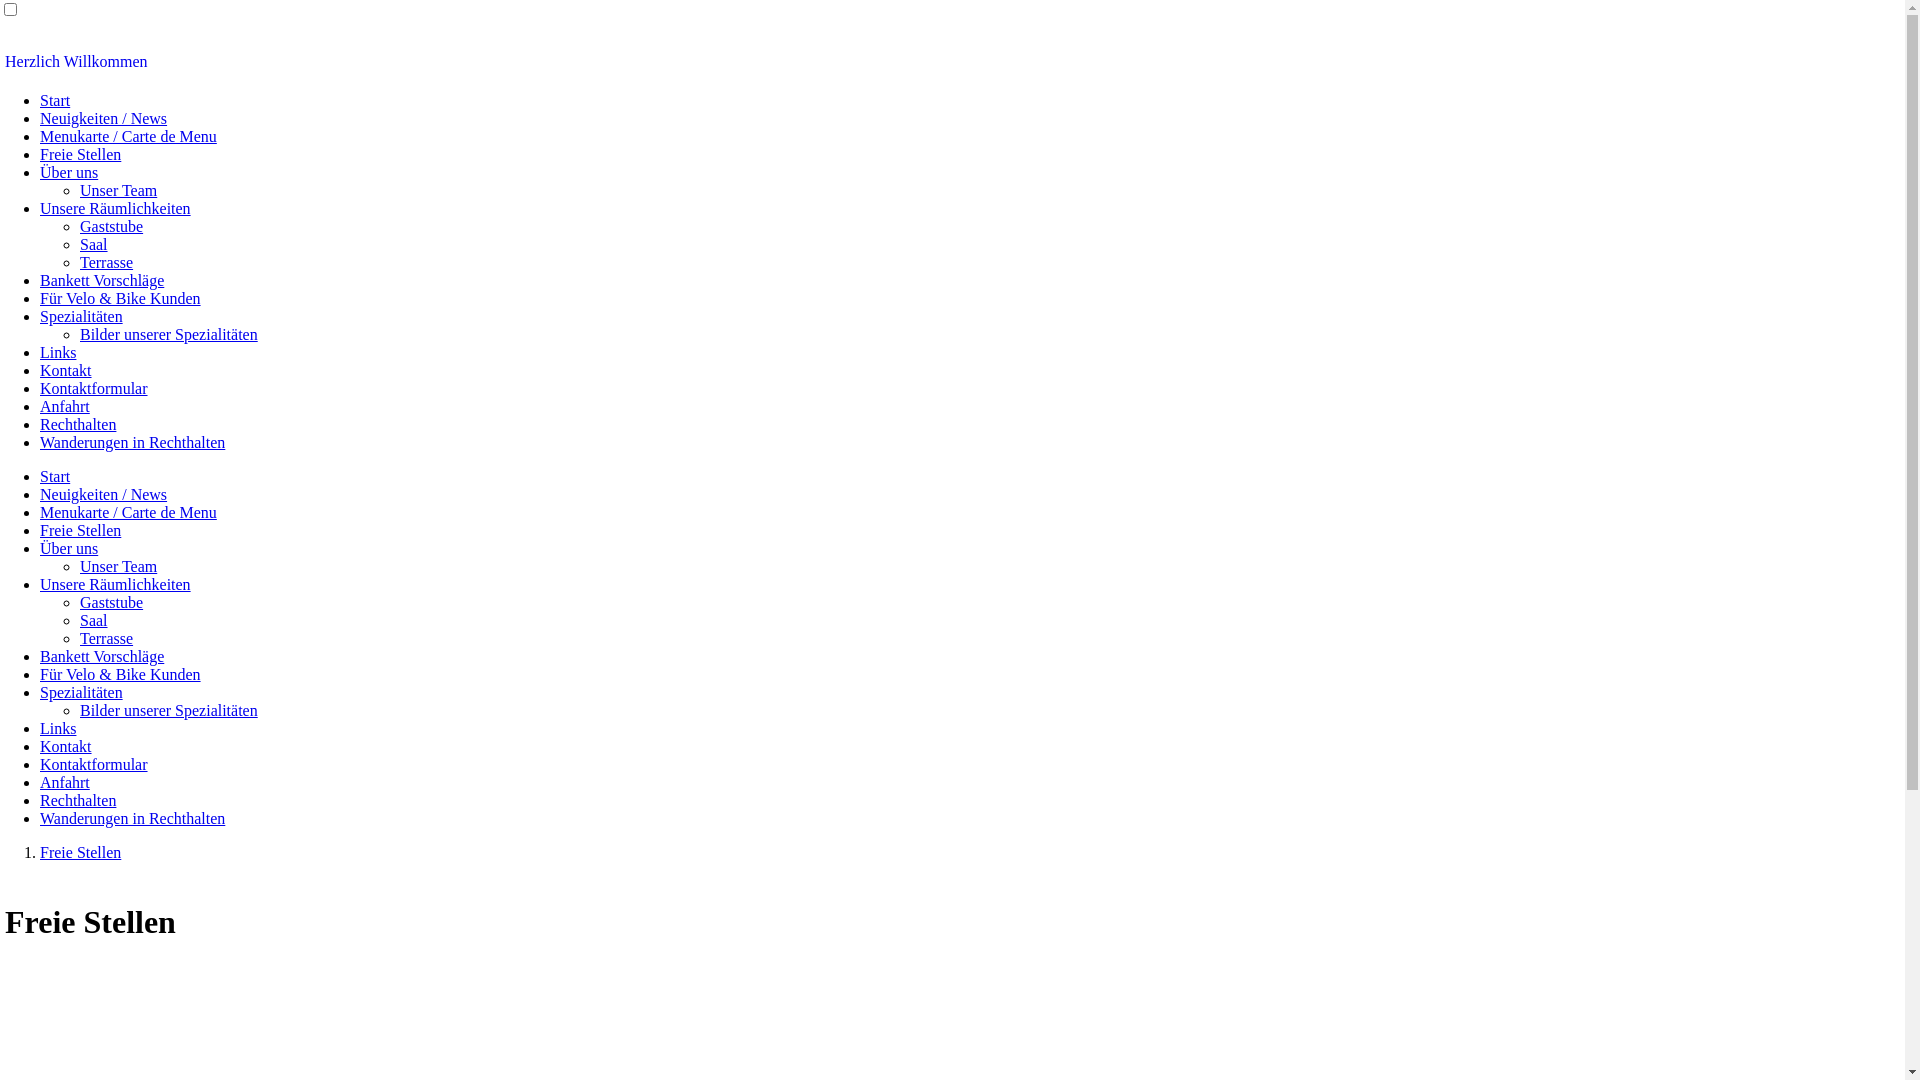 The width and height of the screenshot is (1920, 1080). Describe the element at coordinates (110, 225) in the screenshot. I see `'Gaststube'` at that location.